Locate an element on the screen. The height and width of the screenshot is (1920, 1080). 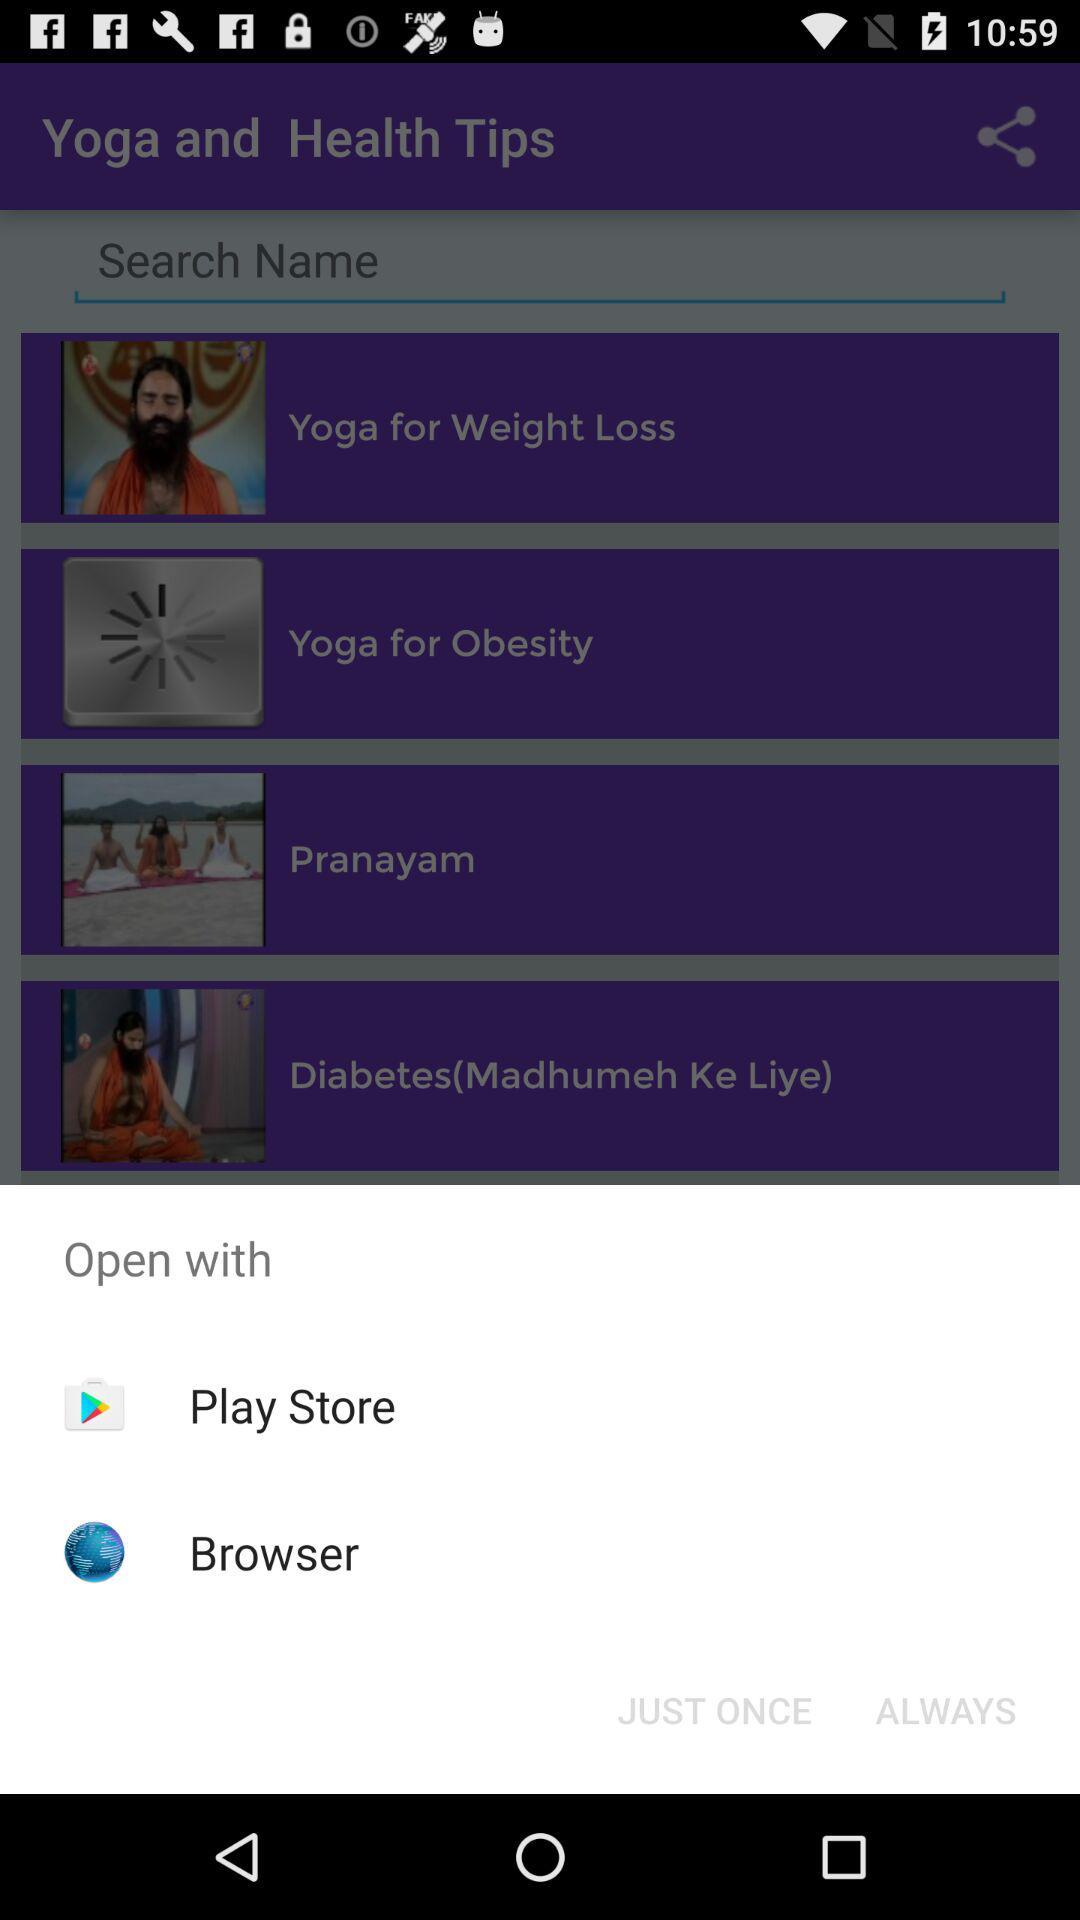
button to the left of the always icon is located at coordinates (713, 1708).